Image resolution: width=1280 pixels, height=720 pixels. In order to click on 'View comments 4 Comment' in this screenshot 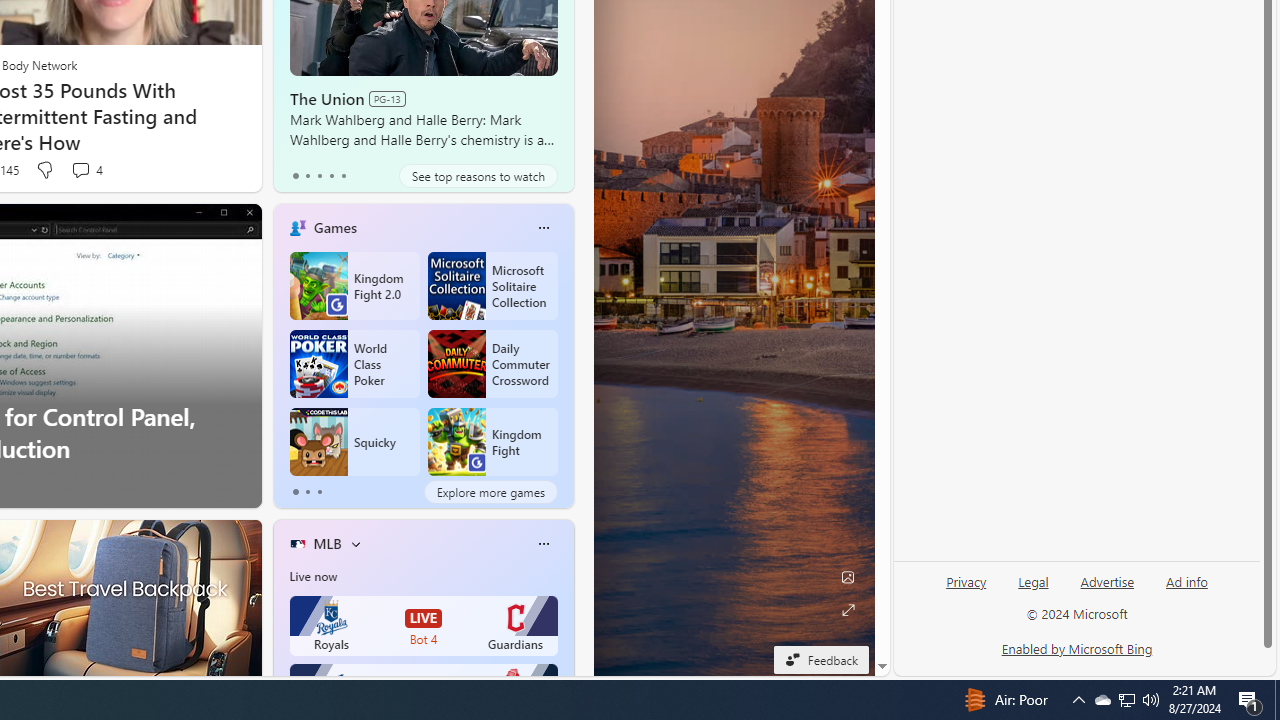, I will do `click(85, 169)`.